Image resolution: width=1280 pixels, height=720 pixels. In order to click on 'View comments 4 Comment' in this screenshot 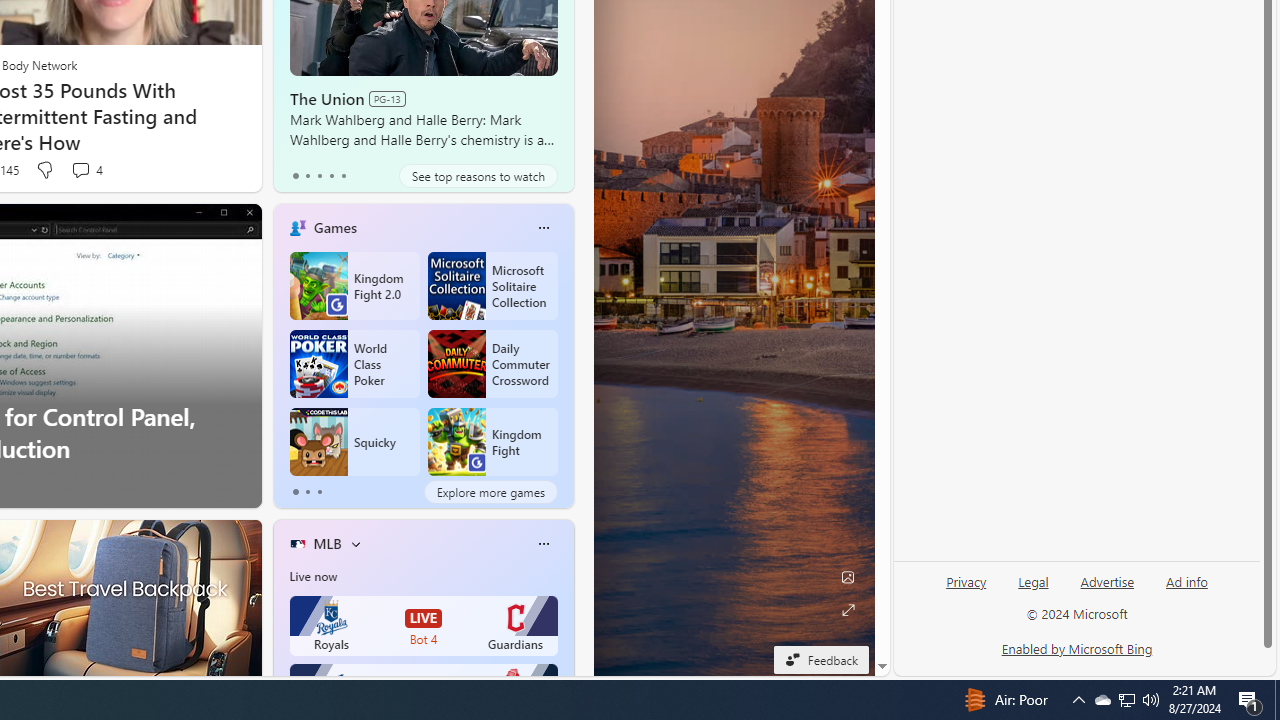, I will do `click(85, 169)`.